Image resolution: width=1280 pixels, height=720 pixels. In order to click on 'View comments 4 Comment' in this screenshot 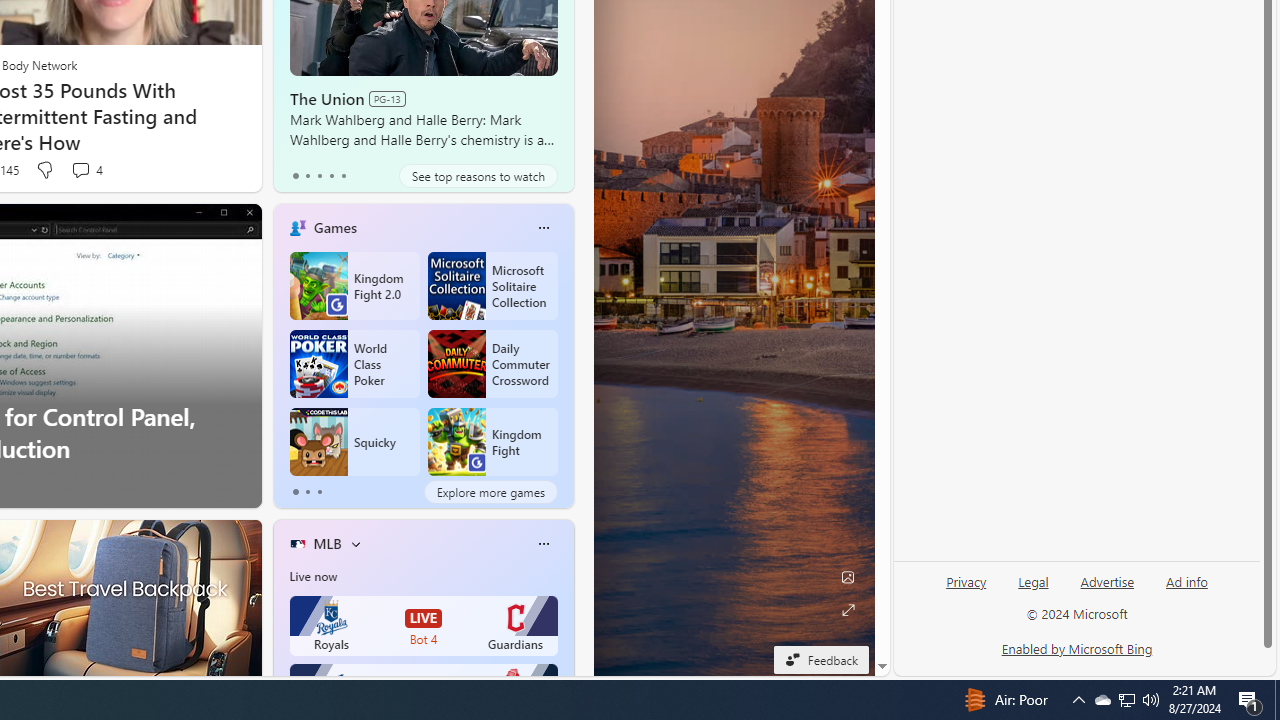, I will do `click(85, 169)`.